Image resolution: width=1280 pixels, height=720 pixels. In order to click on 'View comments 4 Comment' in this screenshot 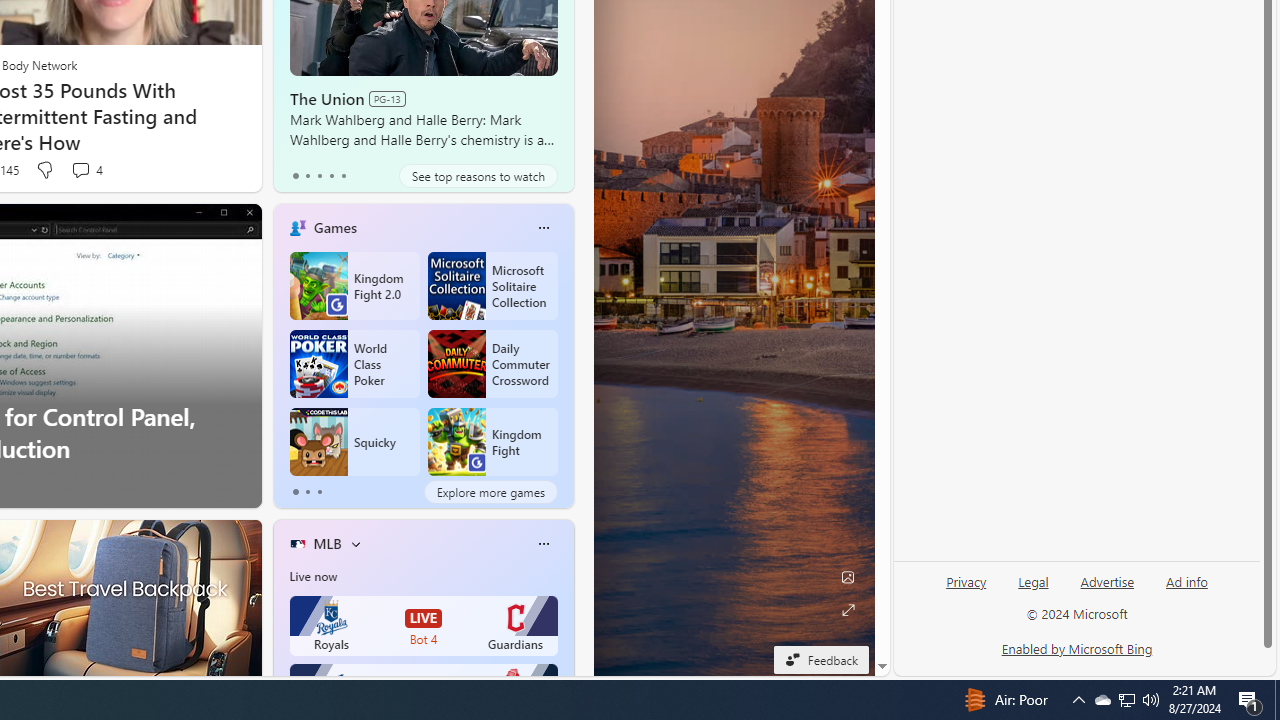, I will do `click(85, 169)`.